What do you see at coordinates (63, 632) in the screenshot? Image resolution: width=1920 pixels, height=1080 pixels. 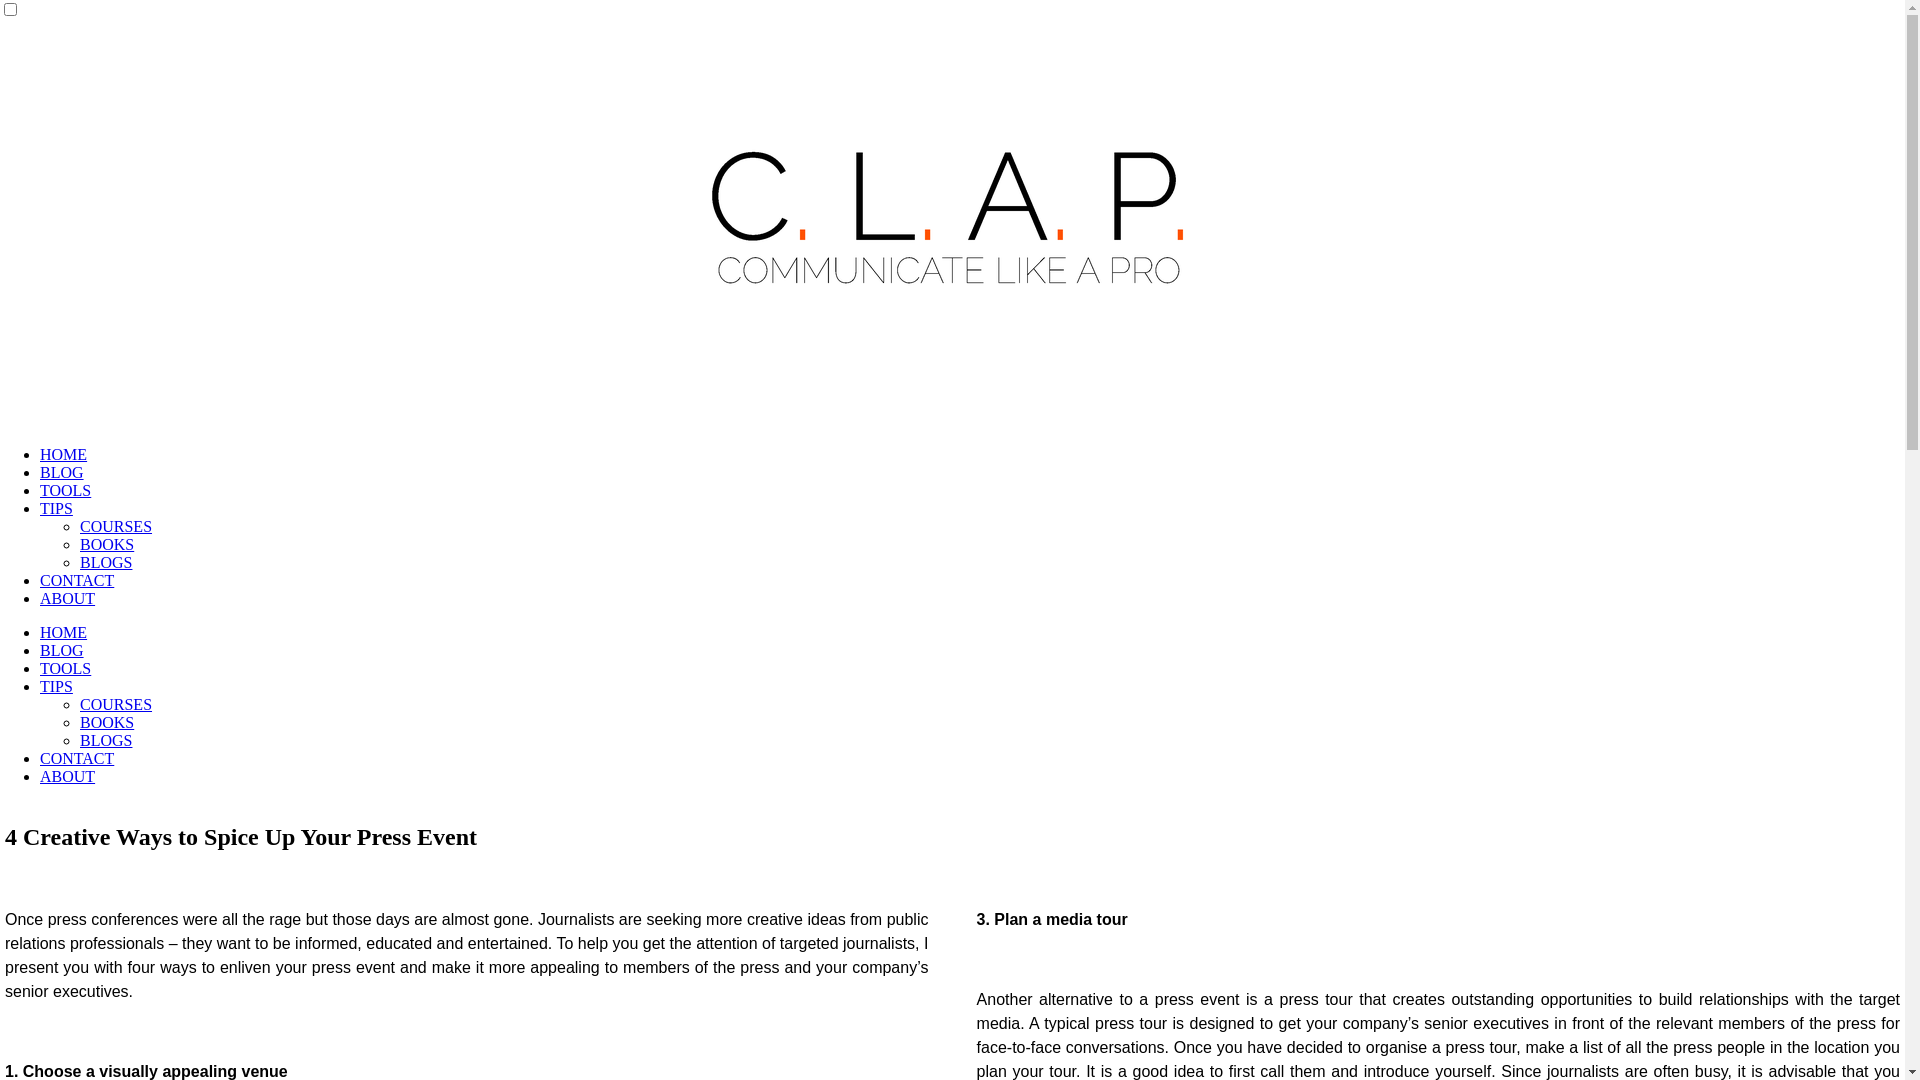 I see `'HOME'` at bounding box center [63, 632].